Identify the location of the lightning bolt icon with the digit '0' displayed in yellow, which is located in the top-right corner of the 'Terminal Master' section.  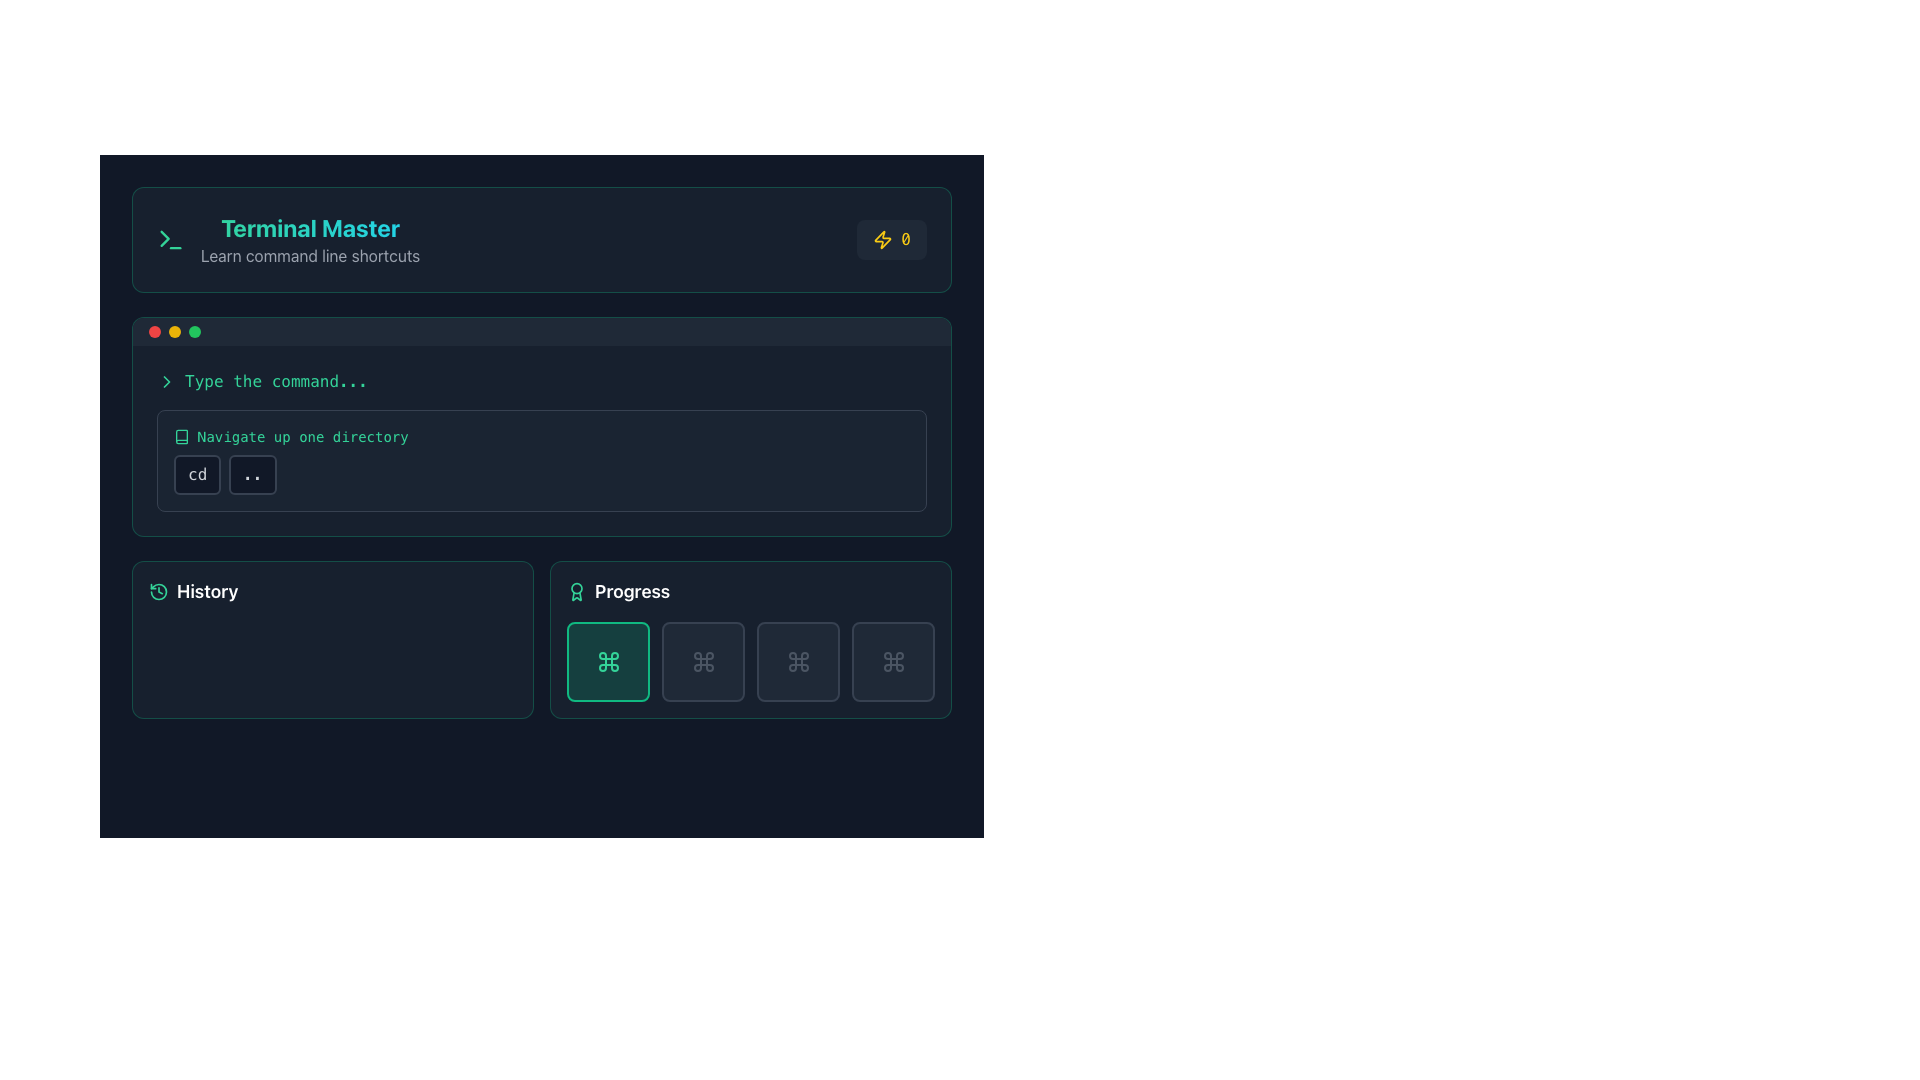
(891, 238).